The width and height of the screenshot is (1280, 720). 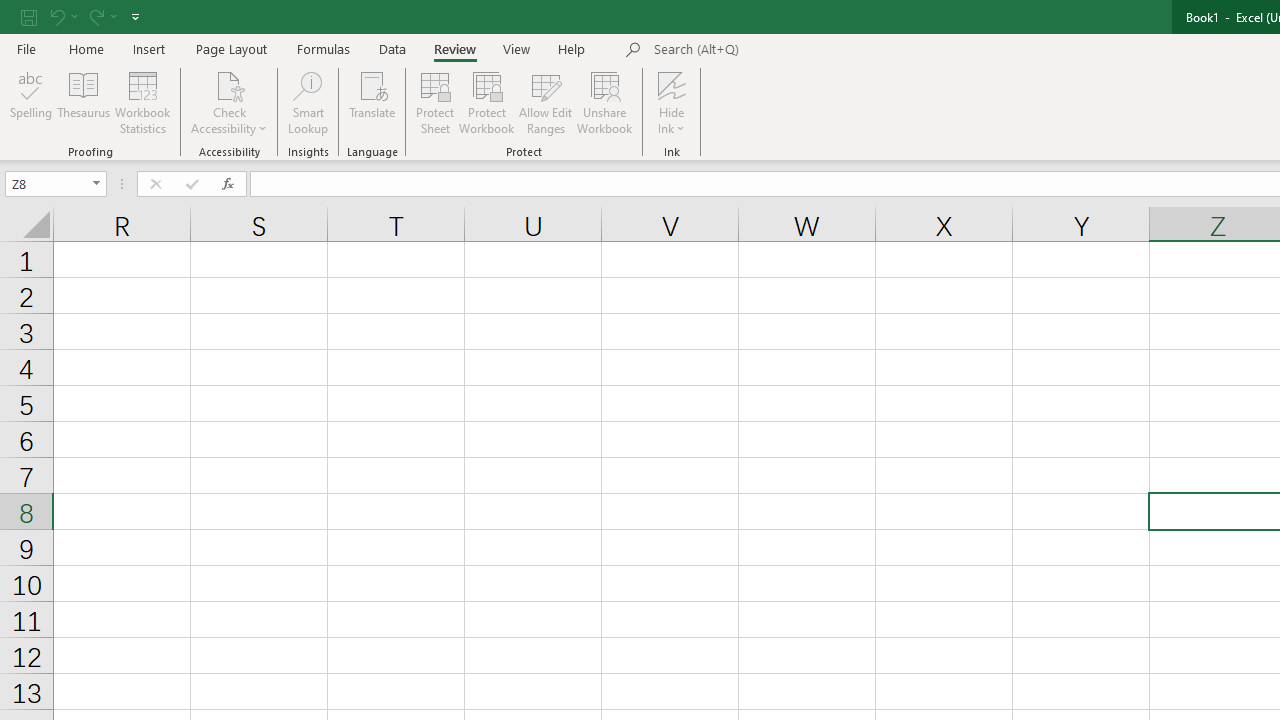 What do you see at coordinates (229, 84) in the screenshot?
I see `'Check Accessibility'` at bounding box center [229, 84].